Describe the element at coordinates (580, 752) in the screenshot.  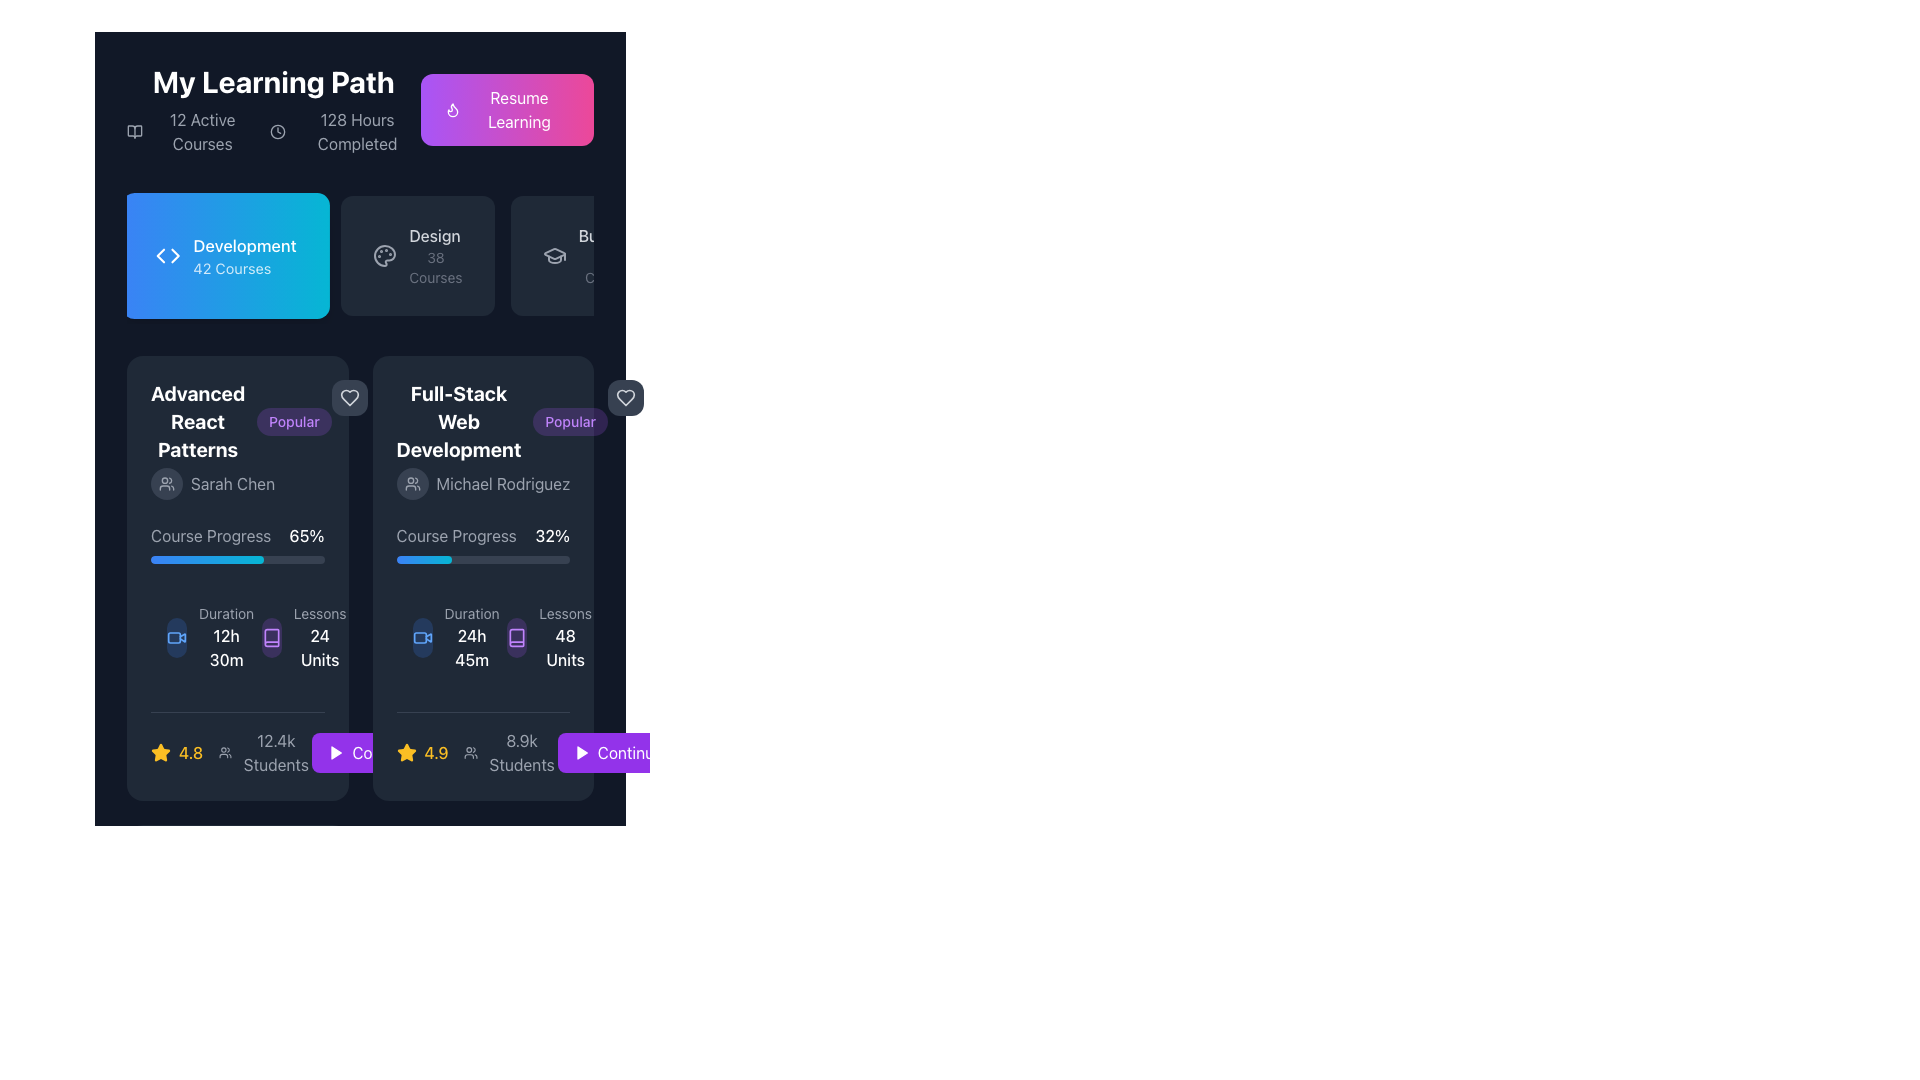
I see `the play icon located within the 'Continue' button at the bottom-right corner of the dark-themed card layout` at that location.